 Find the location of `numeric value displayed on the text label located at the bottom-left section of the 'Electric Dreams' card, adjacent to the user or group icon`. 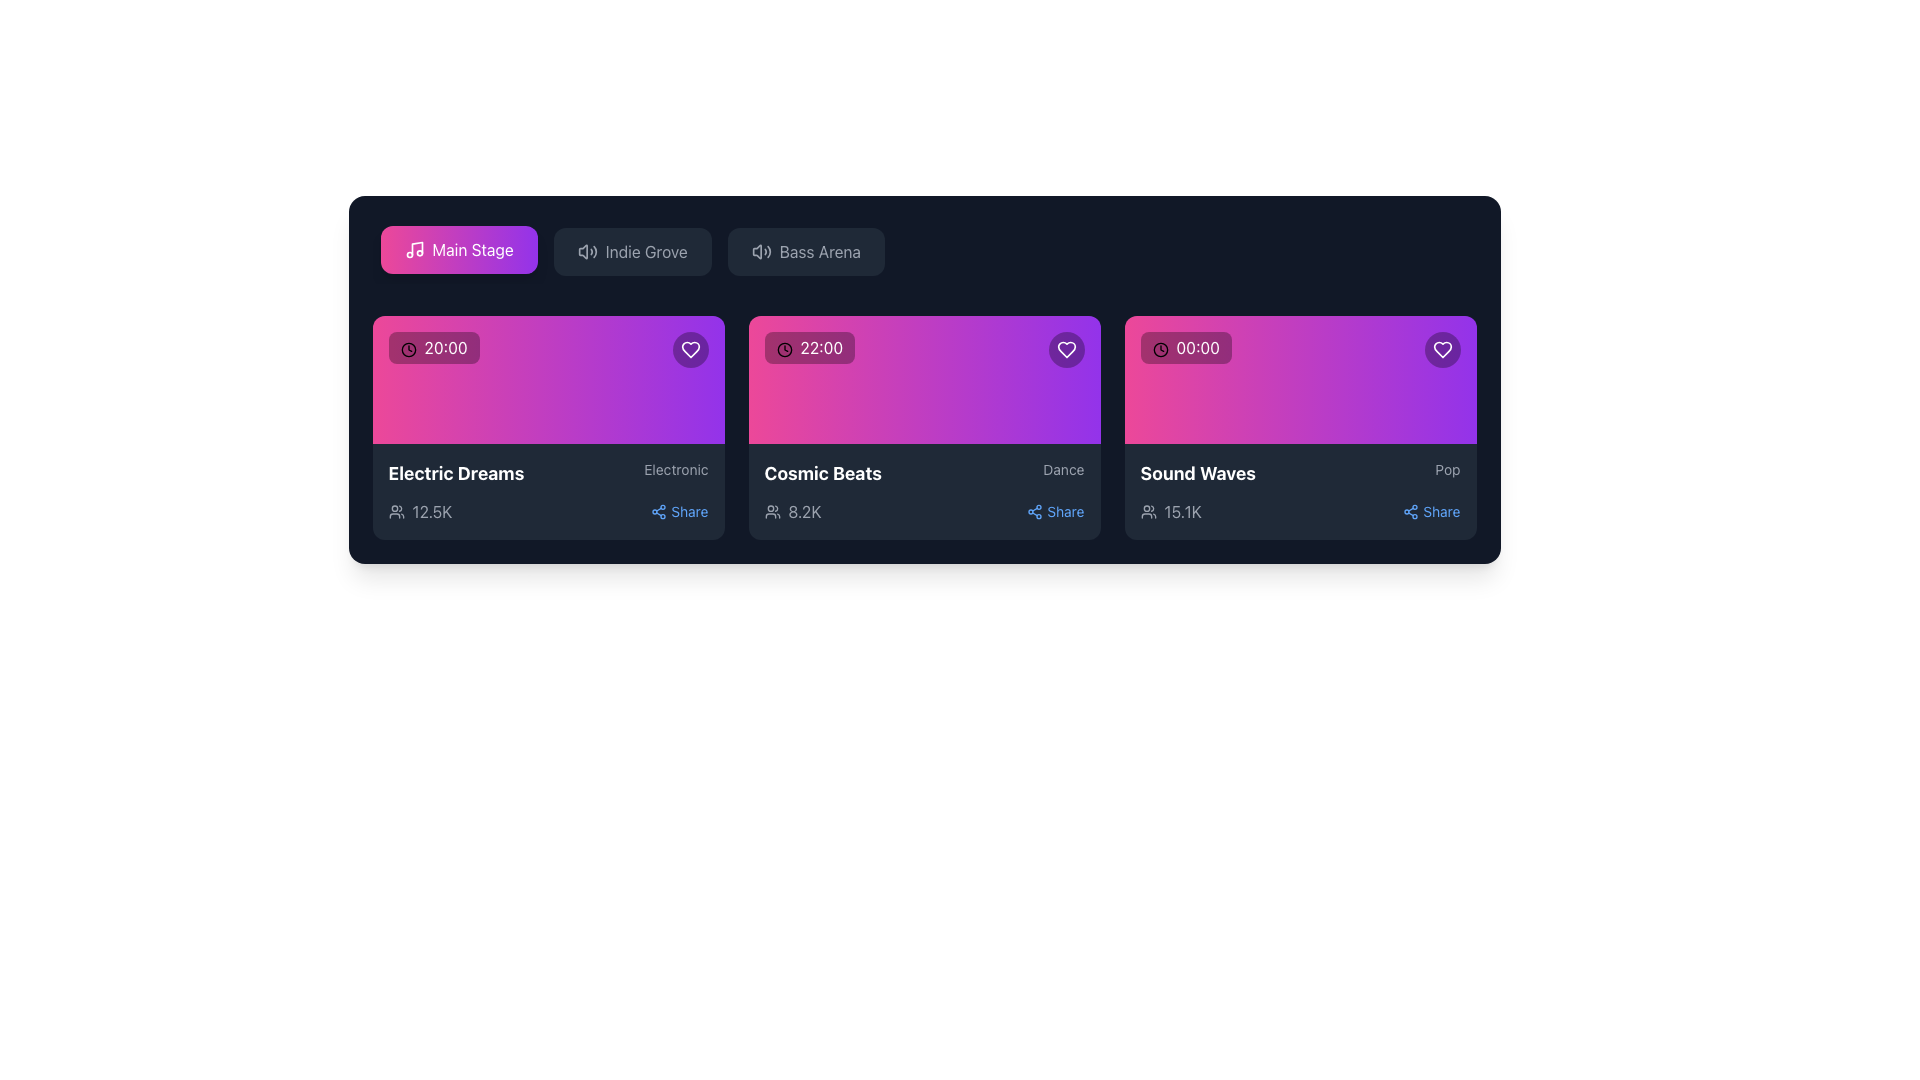

numeric value displayed on the text label located at the bottom-left section of the 'Electric Dreams' card, adjacent to the user or group icon is located at coordinates (431, 511).